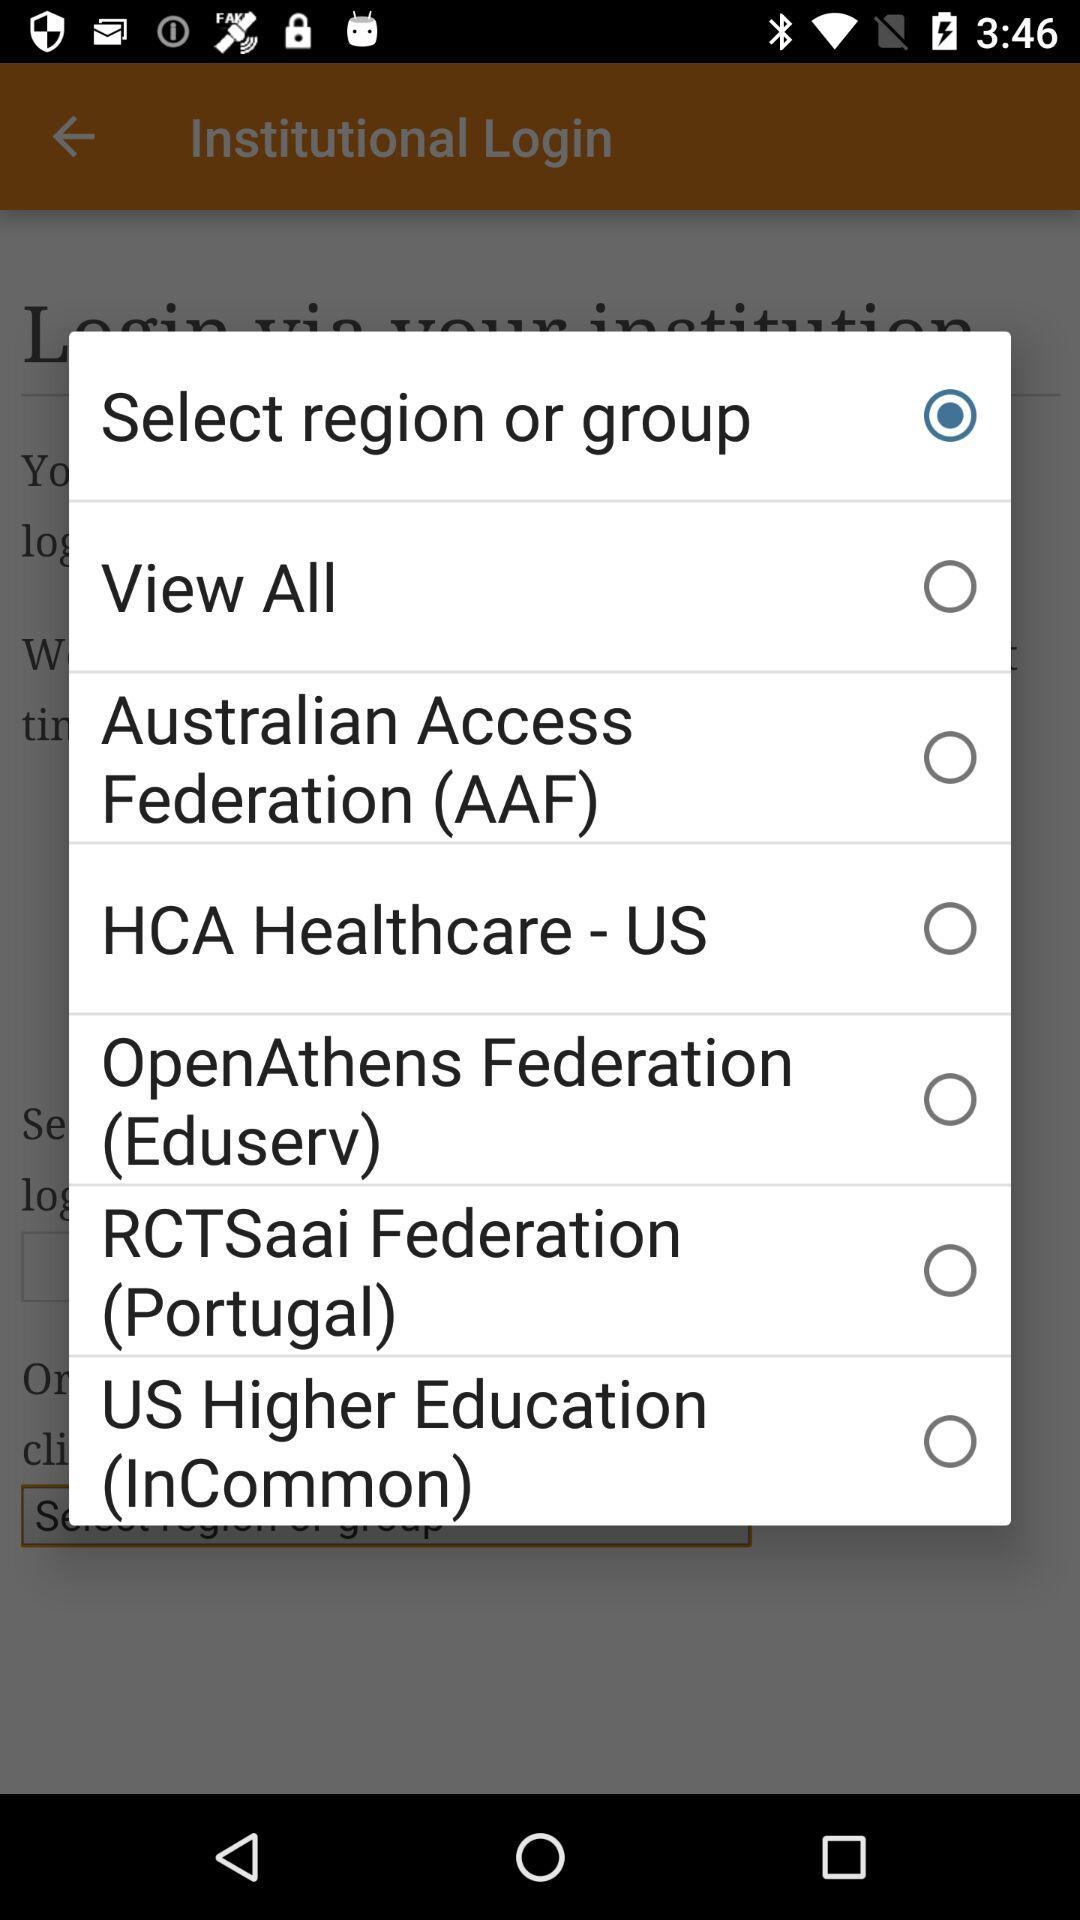 The image size is (1080, 1920). What do you see at coordinates (540, 585) in the screenshot?
I see `item above australian access federation item` at bounding box center [540, 585].